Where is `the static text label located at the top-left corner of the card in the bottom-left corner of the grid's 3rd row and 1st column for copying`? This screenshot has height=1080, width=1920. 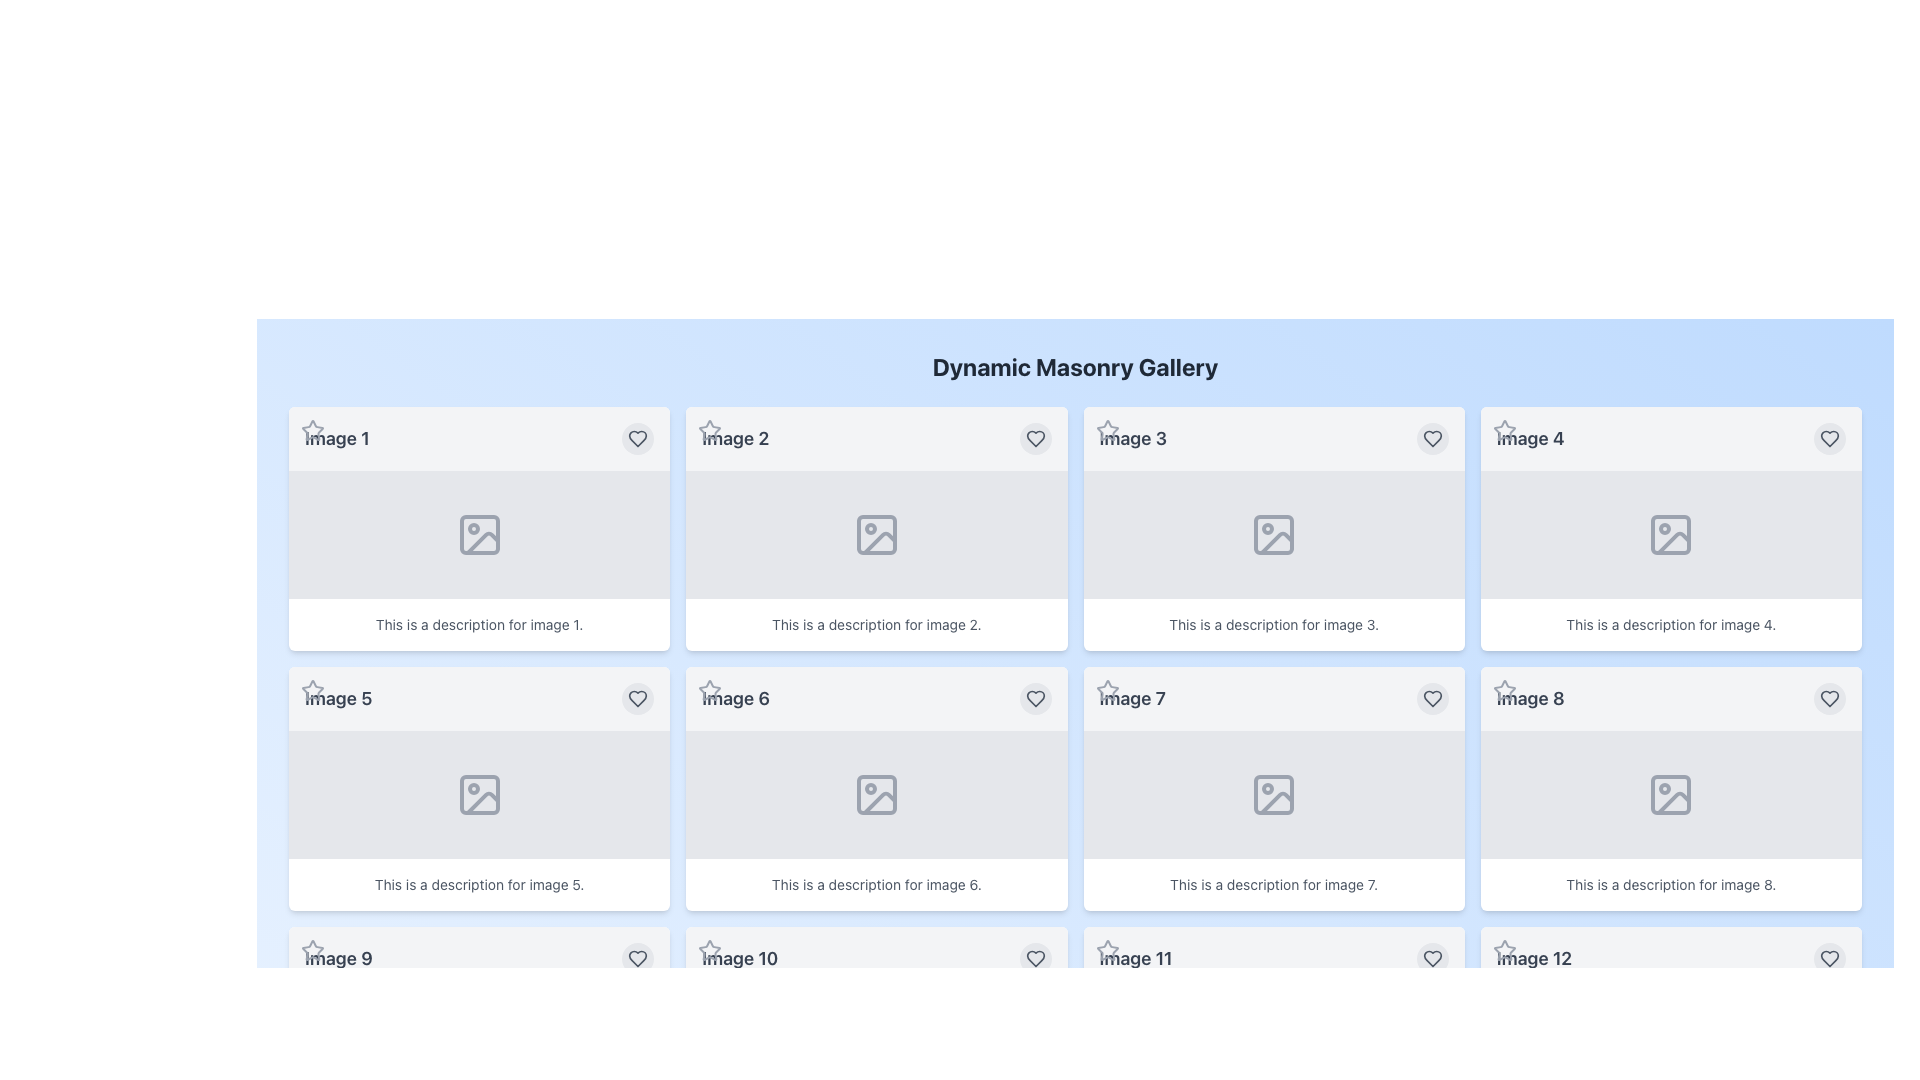 the static text label located at the top-left corner of the card in the bottom-left corner of the grid's 3rd row and 1st column for copying is located at coordinates (1136, 958).